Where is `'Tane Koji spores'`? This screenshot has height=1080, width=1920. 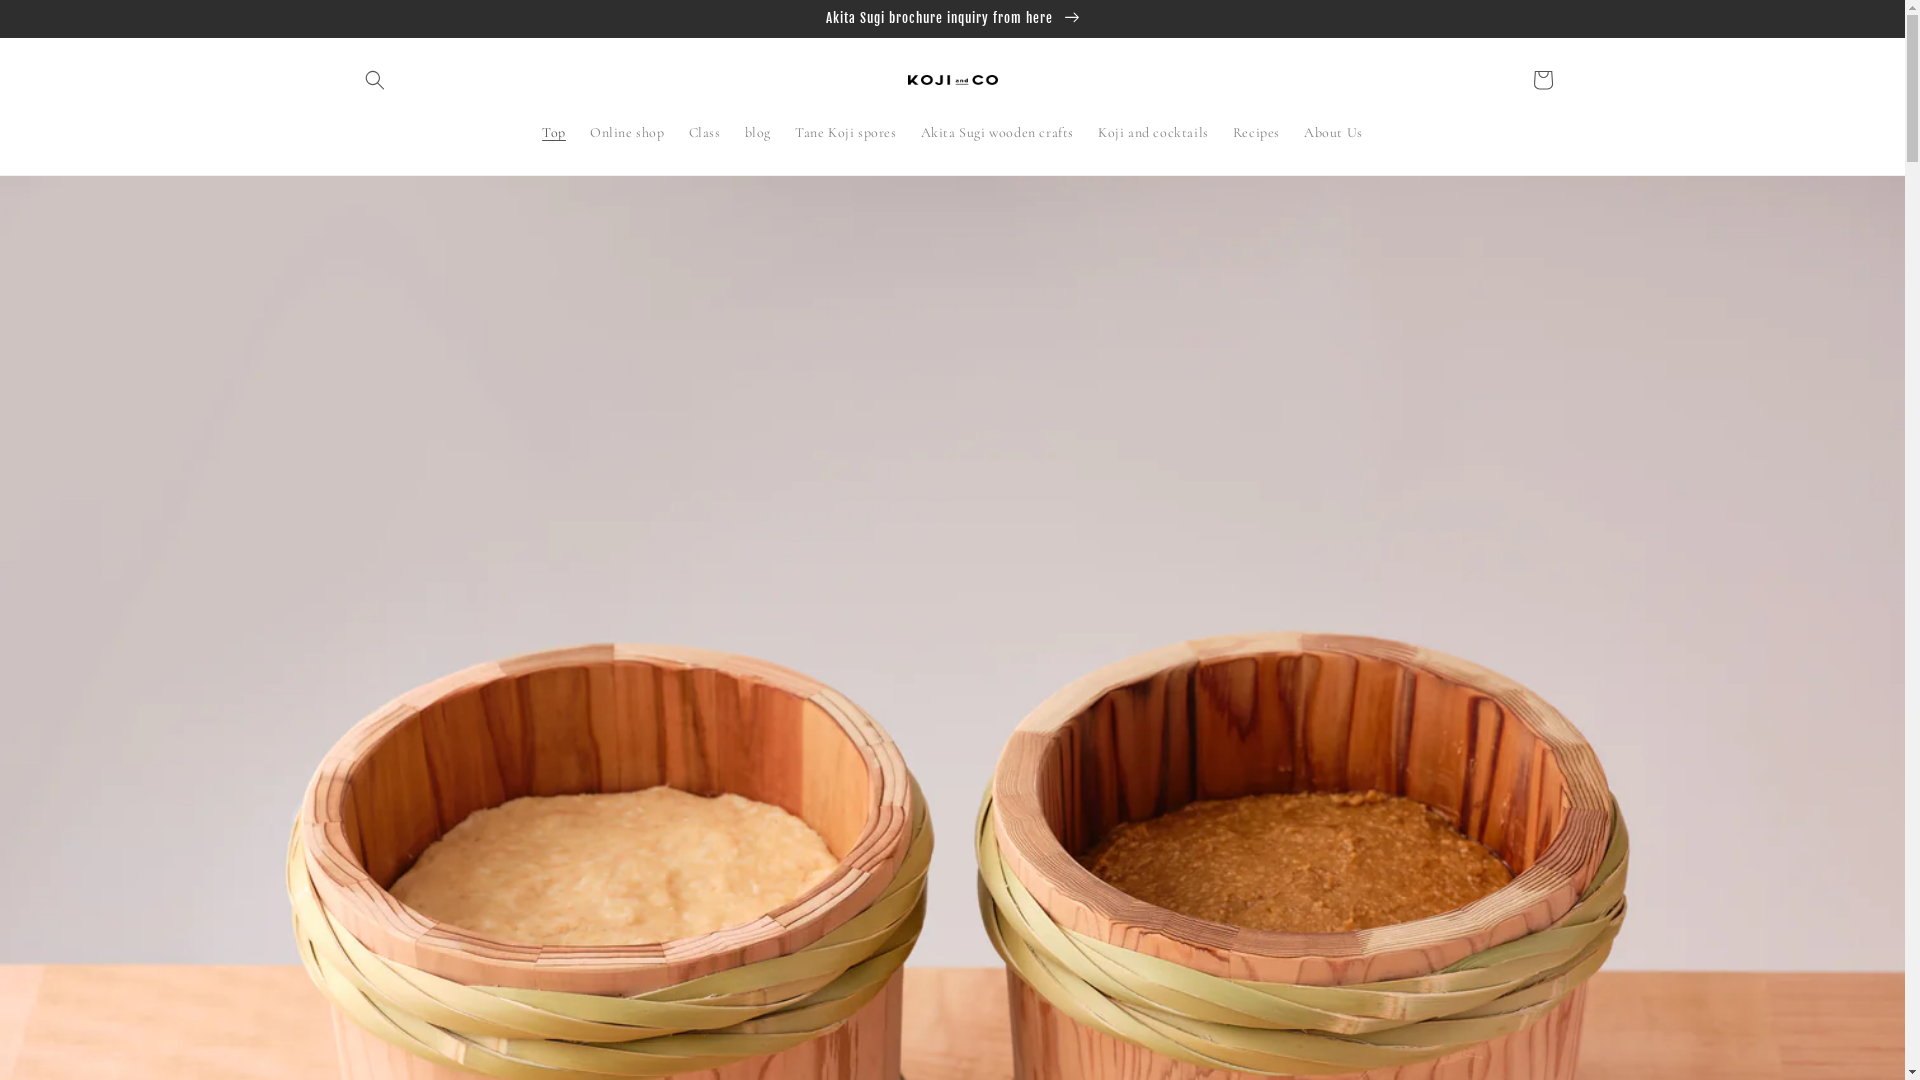 'Tane Koji spores' is located at coordinates (845, 132).